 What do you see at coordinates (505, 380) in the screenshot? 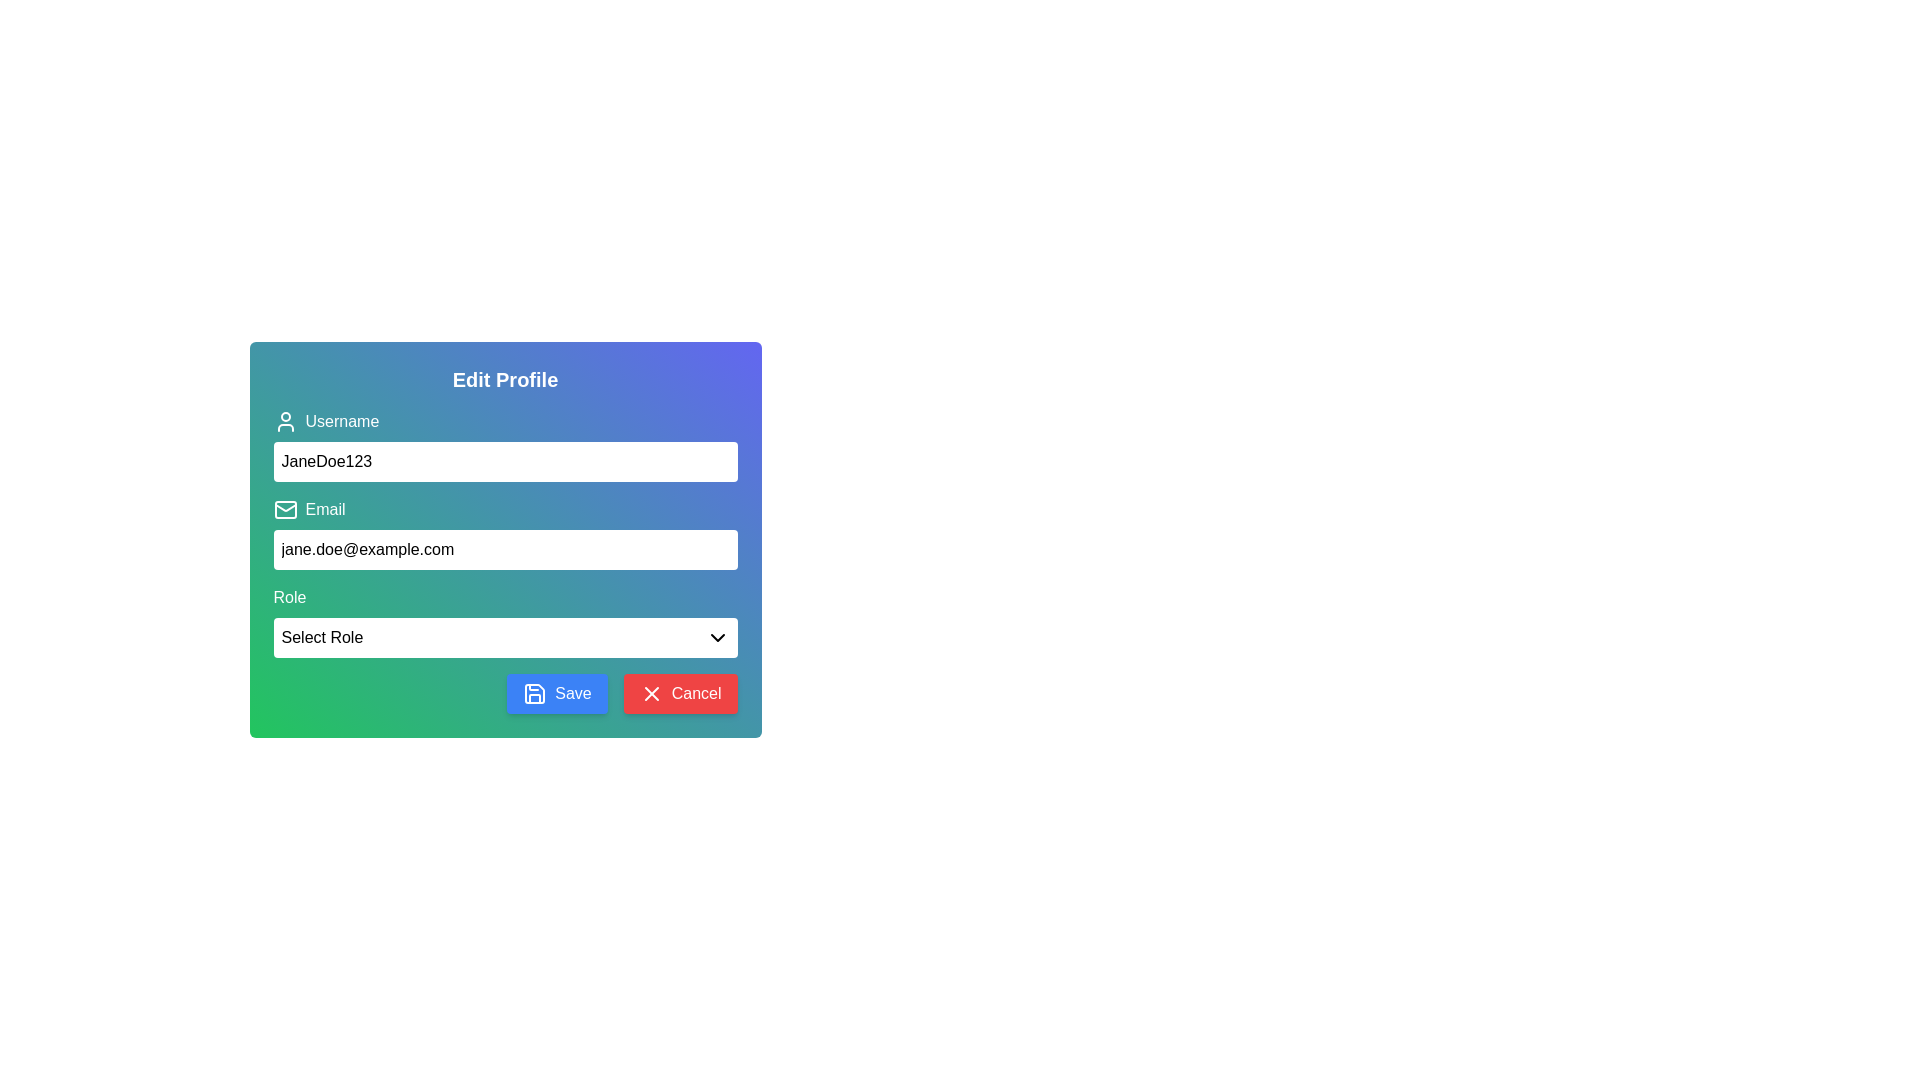
I see `the static text label that serves as a header for the profile editing form, positioned at the very top of the layout` at bounding box center [505, 380].